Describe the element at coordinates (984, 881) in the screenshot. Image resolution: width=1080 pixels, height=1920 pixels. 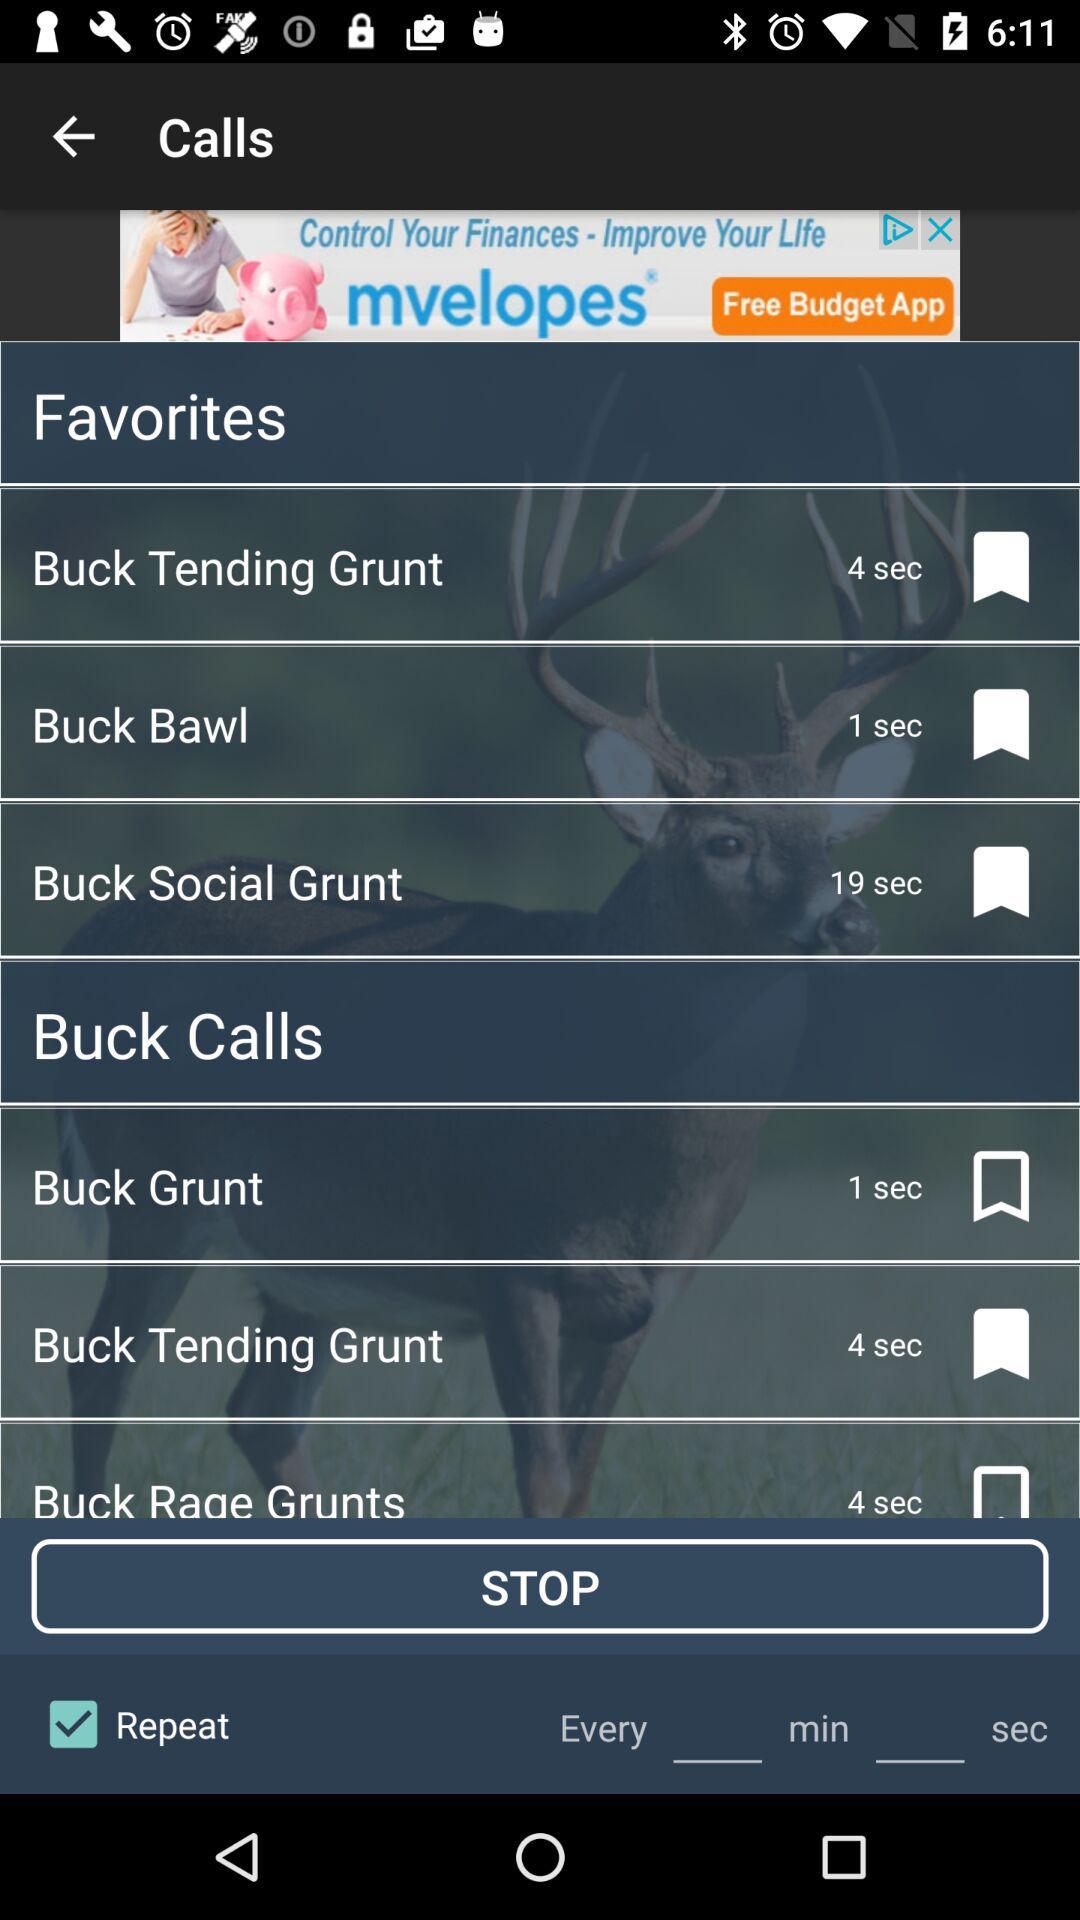
I see `the bookmark icon` at that location.